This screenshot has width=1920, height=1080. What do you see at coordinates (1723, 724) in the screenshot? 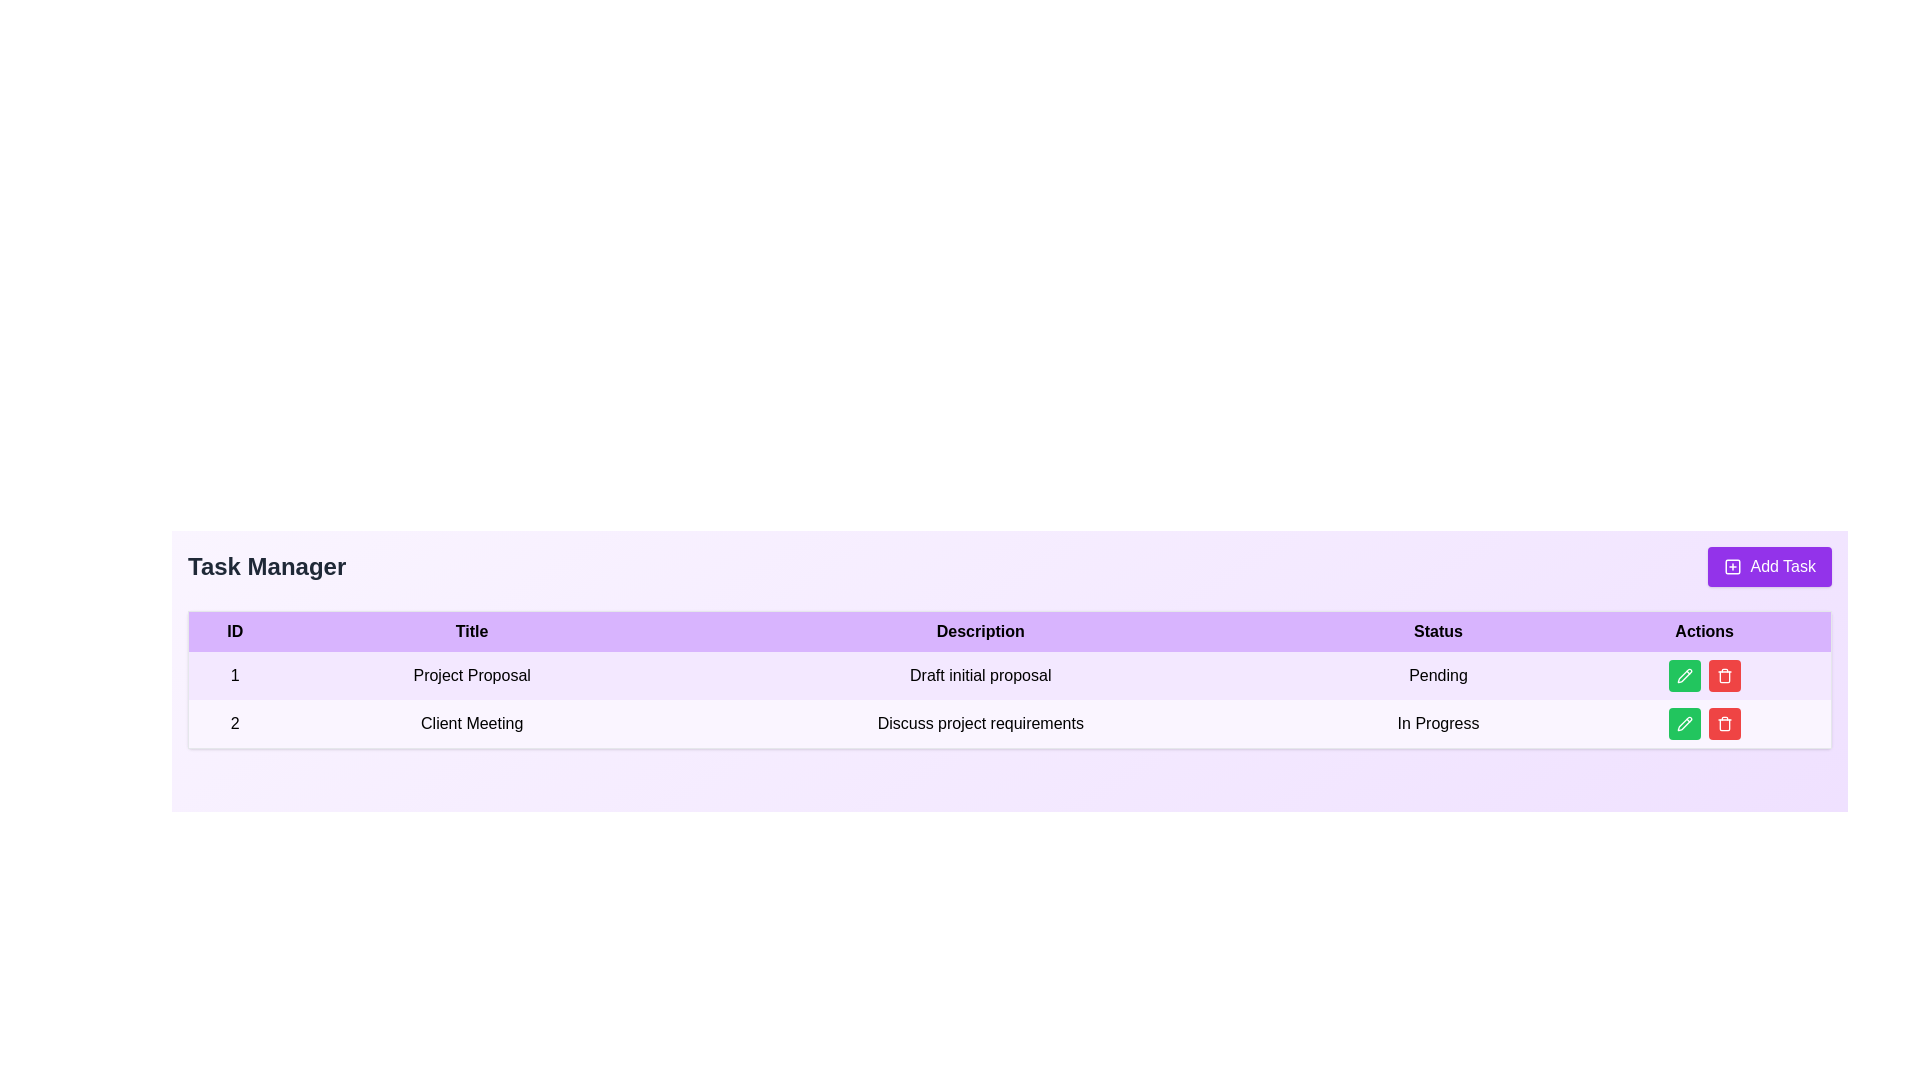
I see `the red delete button with a trash can icon located in the 'Actions' column of the second row of the table for the 'Client Meeting' task to initiate the delete action` at bounding box center [1723, 724].